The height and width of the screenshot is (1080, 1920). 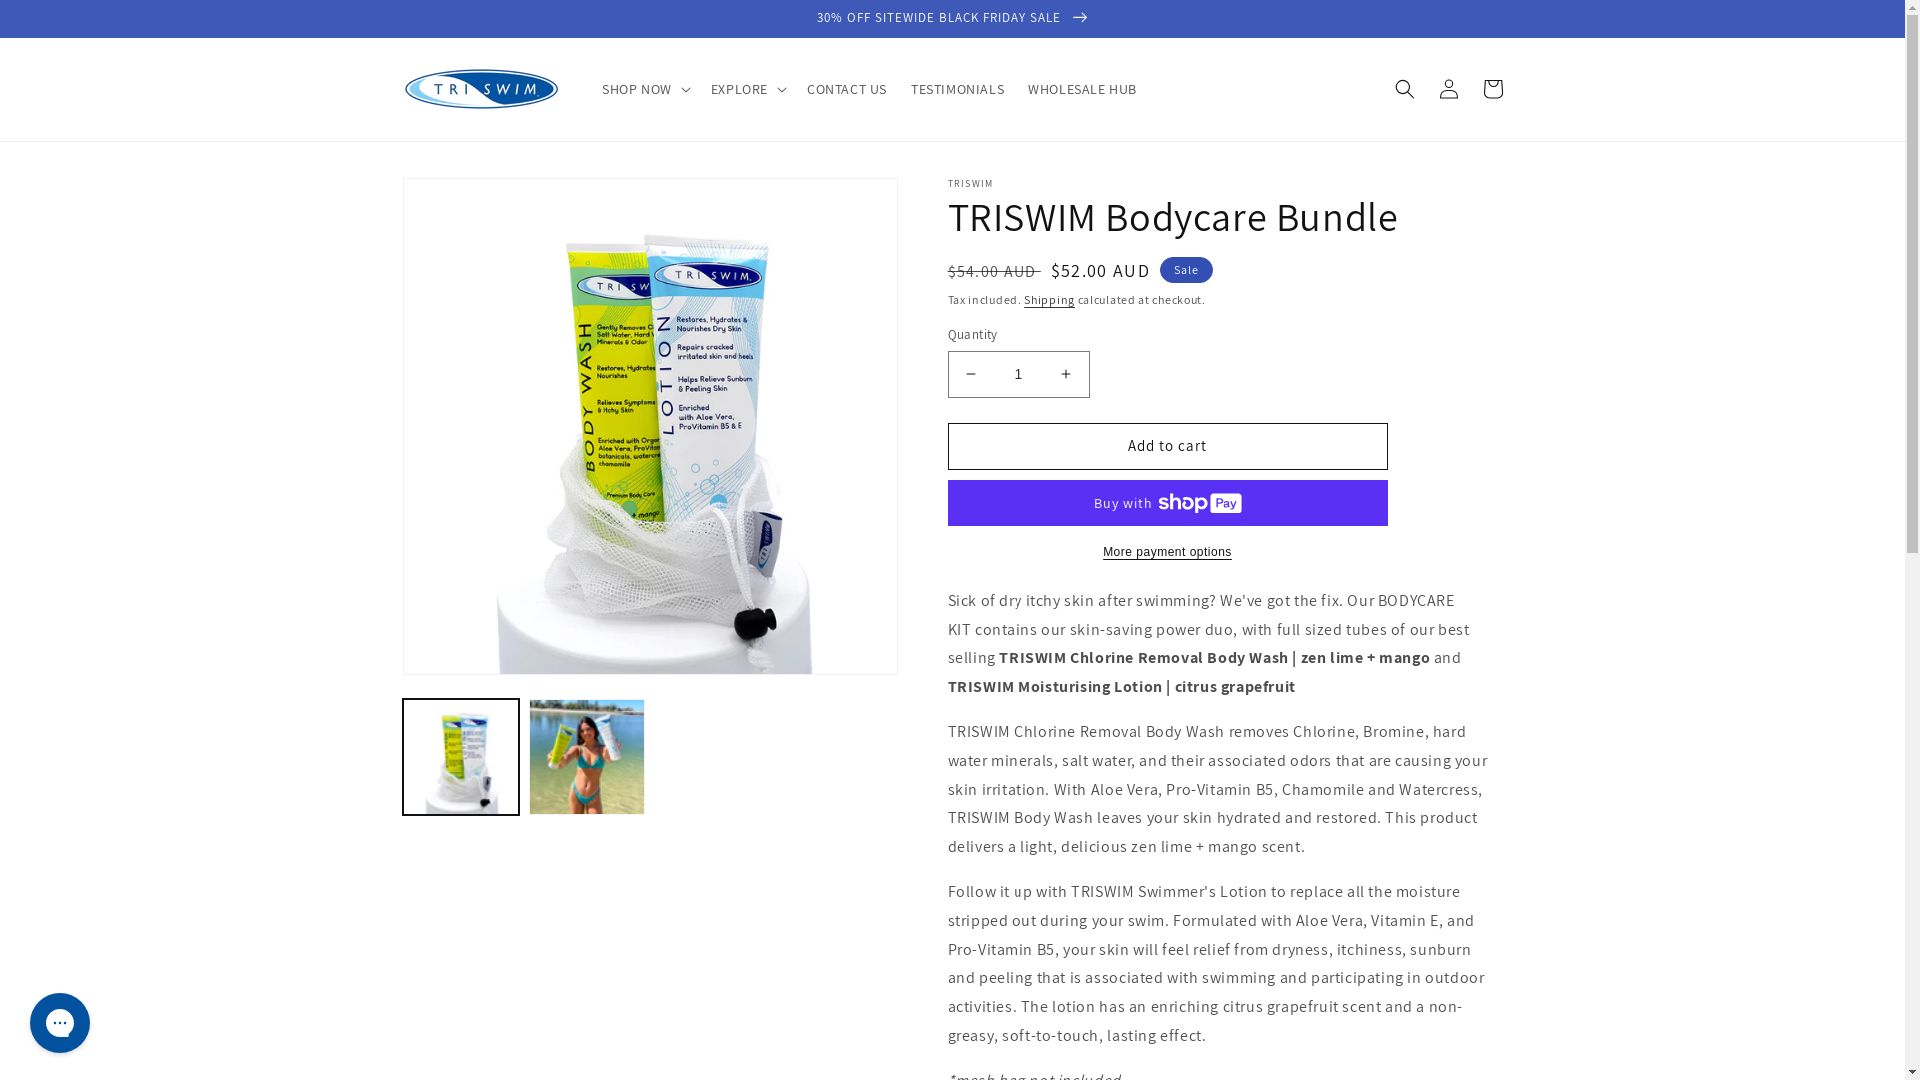 What do you see at coordinates (846, 87) in the screenshot?
I see `'CONTACT US'` at bounding box center [846, 87].